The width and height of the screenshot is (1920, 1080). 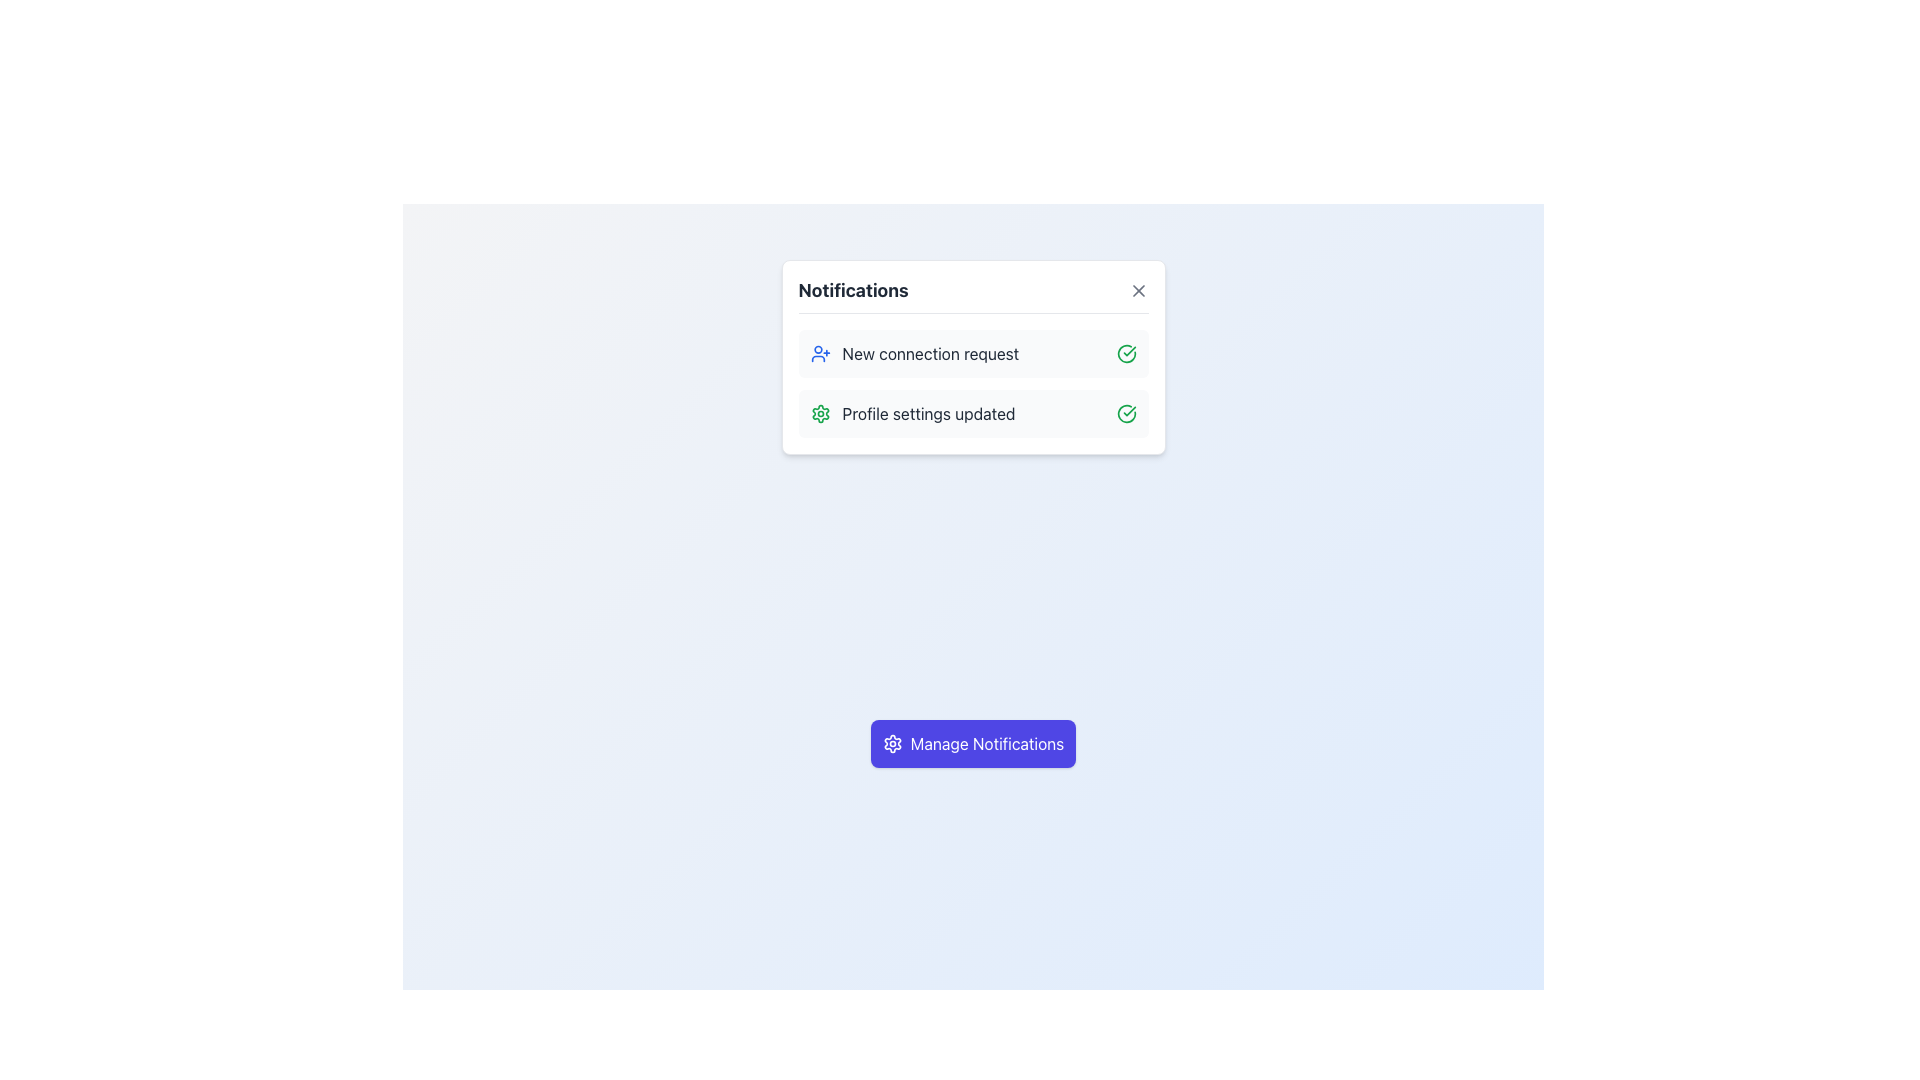 What do you see at coordinates (929, 353) in the screenshot?
I see `the label displaying 'New connection request' in the notification panel, which is styled in gray on a white background` at bounding box center [929, 353].